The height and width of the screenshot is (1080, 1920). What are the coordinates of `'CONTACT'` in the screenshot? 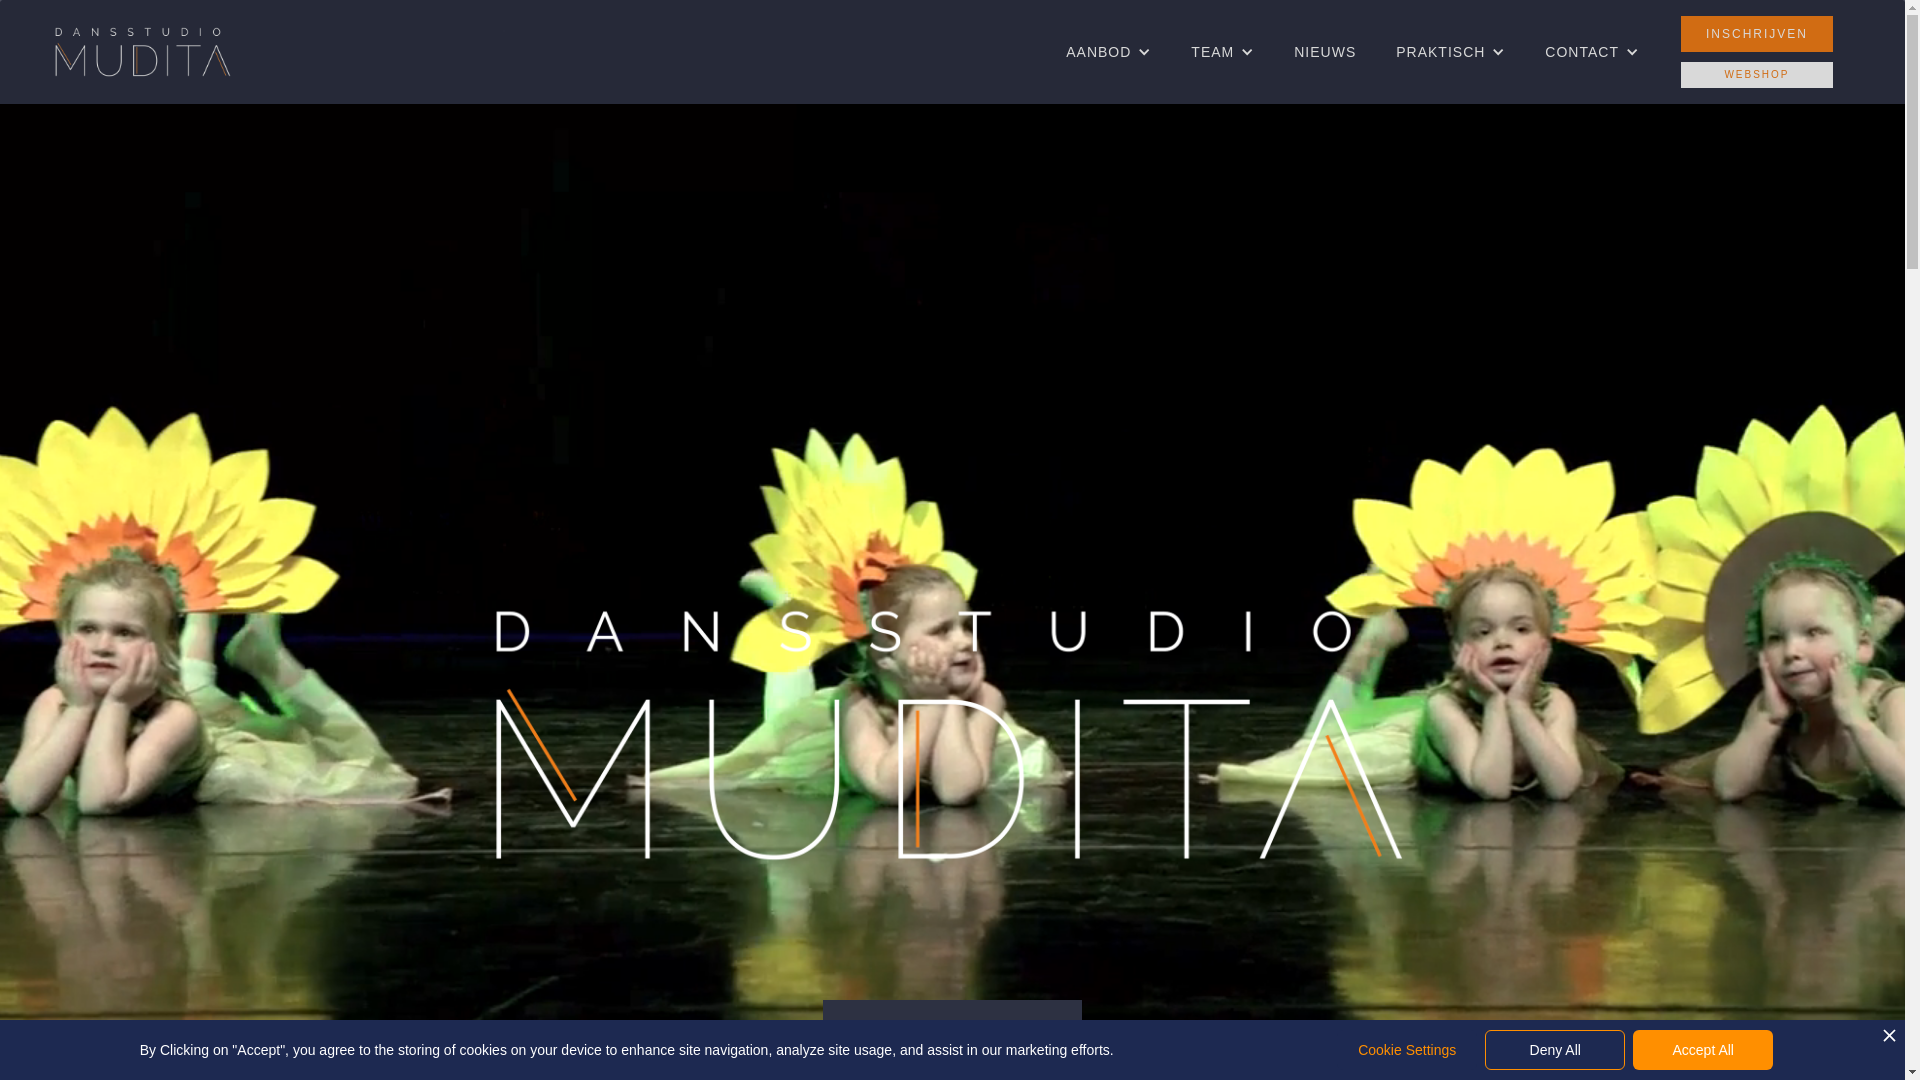 It's located at (1581, 50).